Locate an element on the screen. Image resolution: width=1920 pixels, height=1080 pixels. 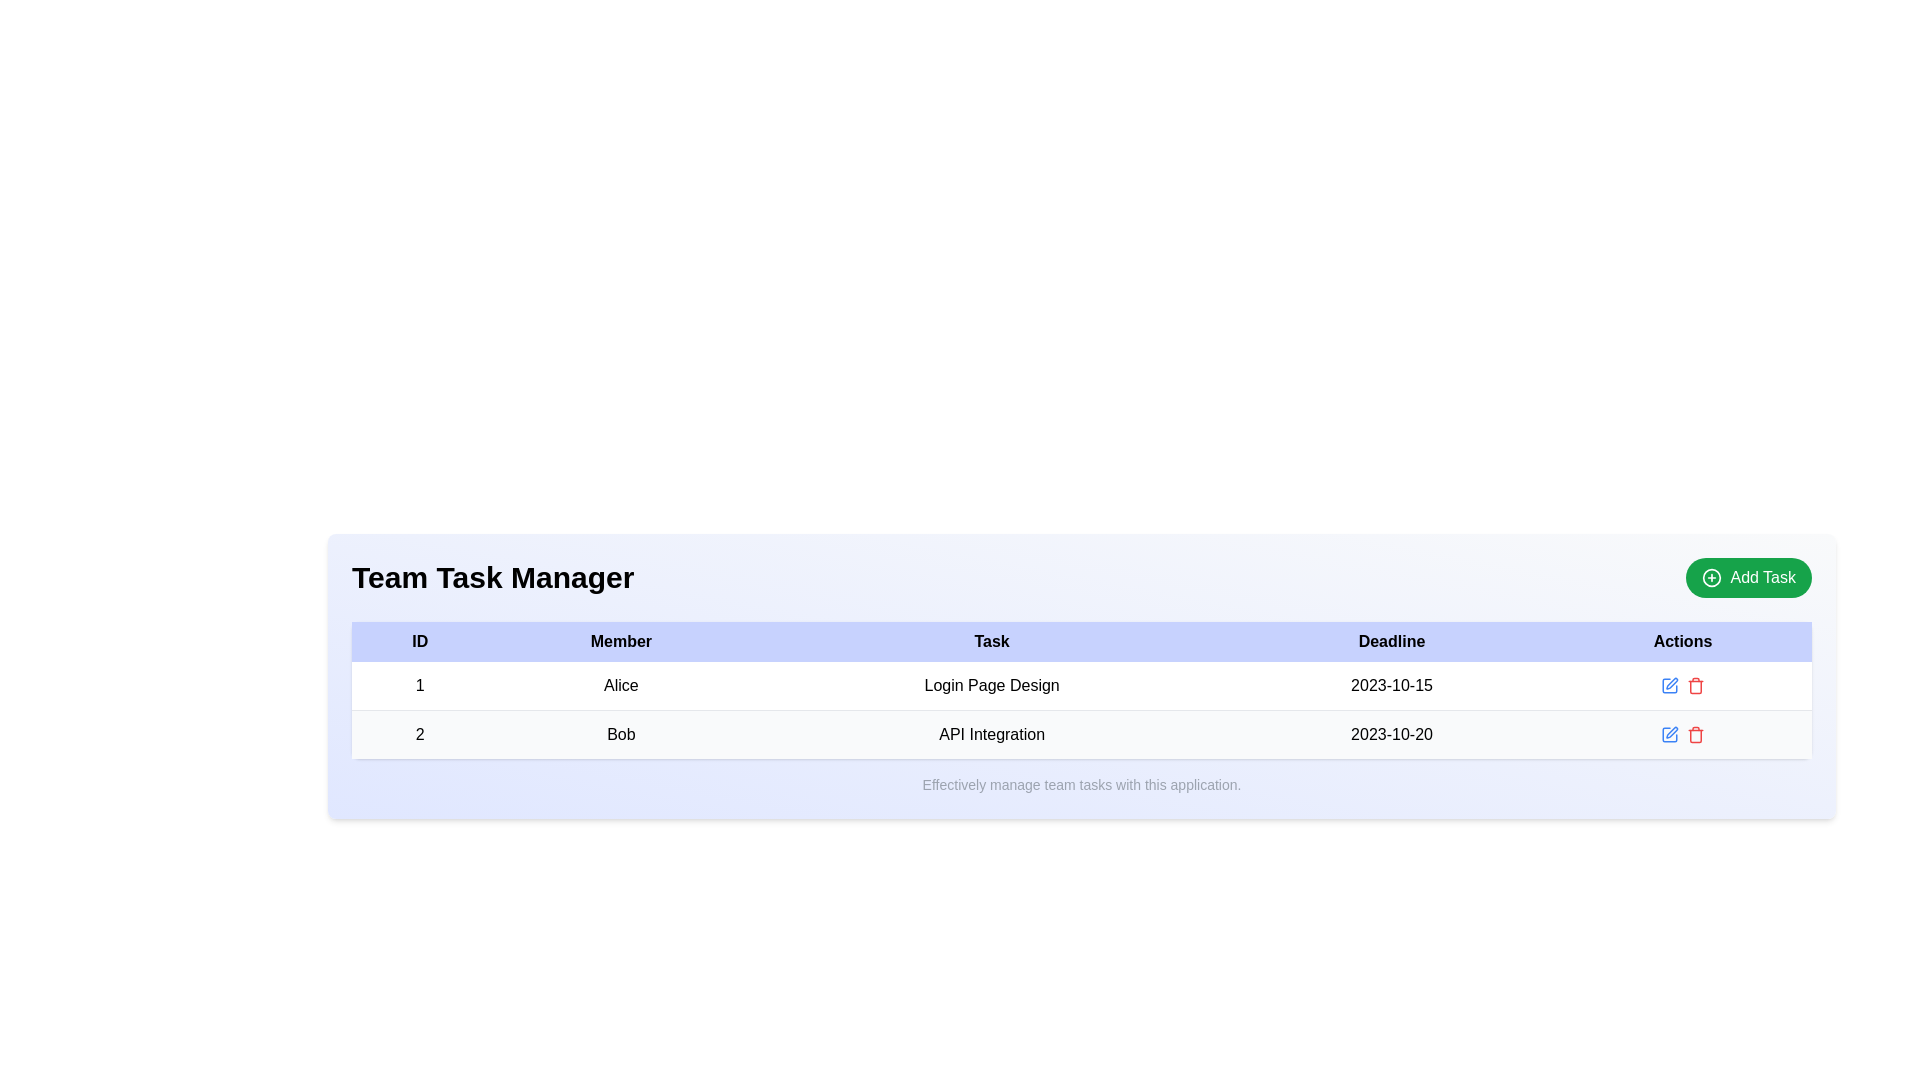
the Text Label that serves as the header for the 'Actions' column in the table, positioned at the top right of the header row is located at coordinates (1682, 641).